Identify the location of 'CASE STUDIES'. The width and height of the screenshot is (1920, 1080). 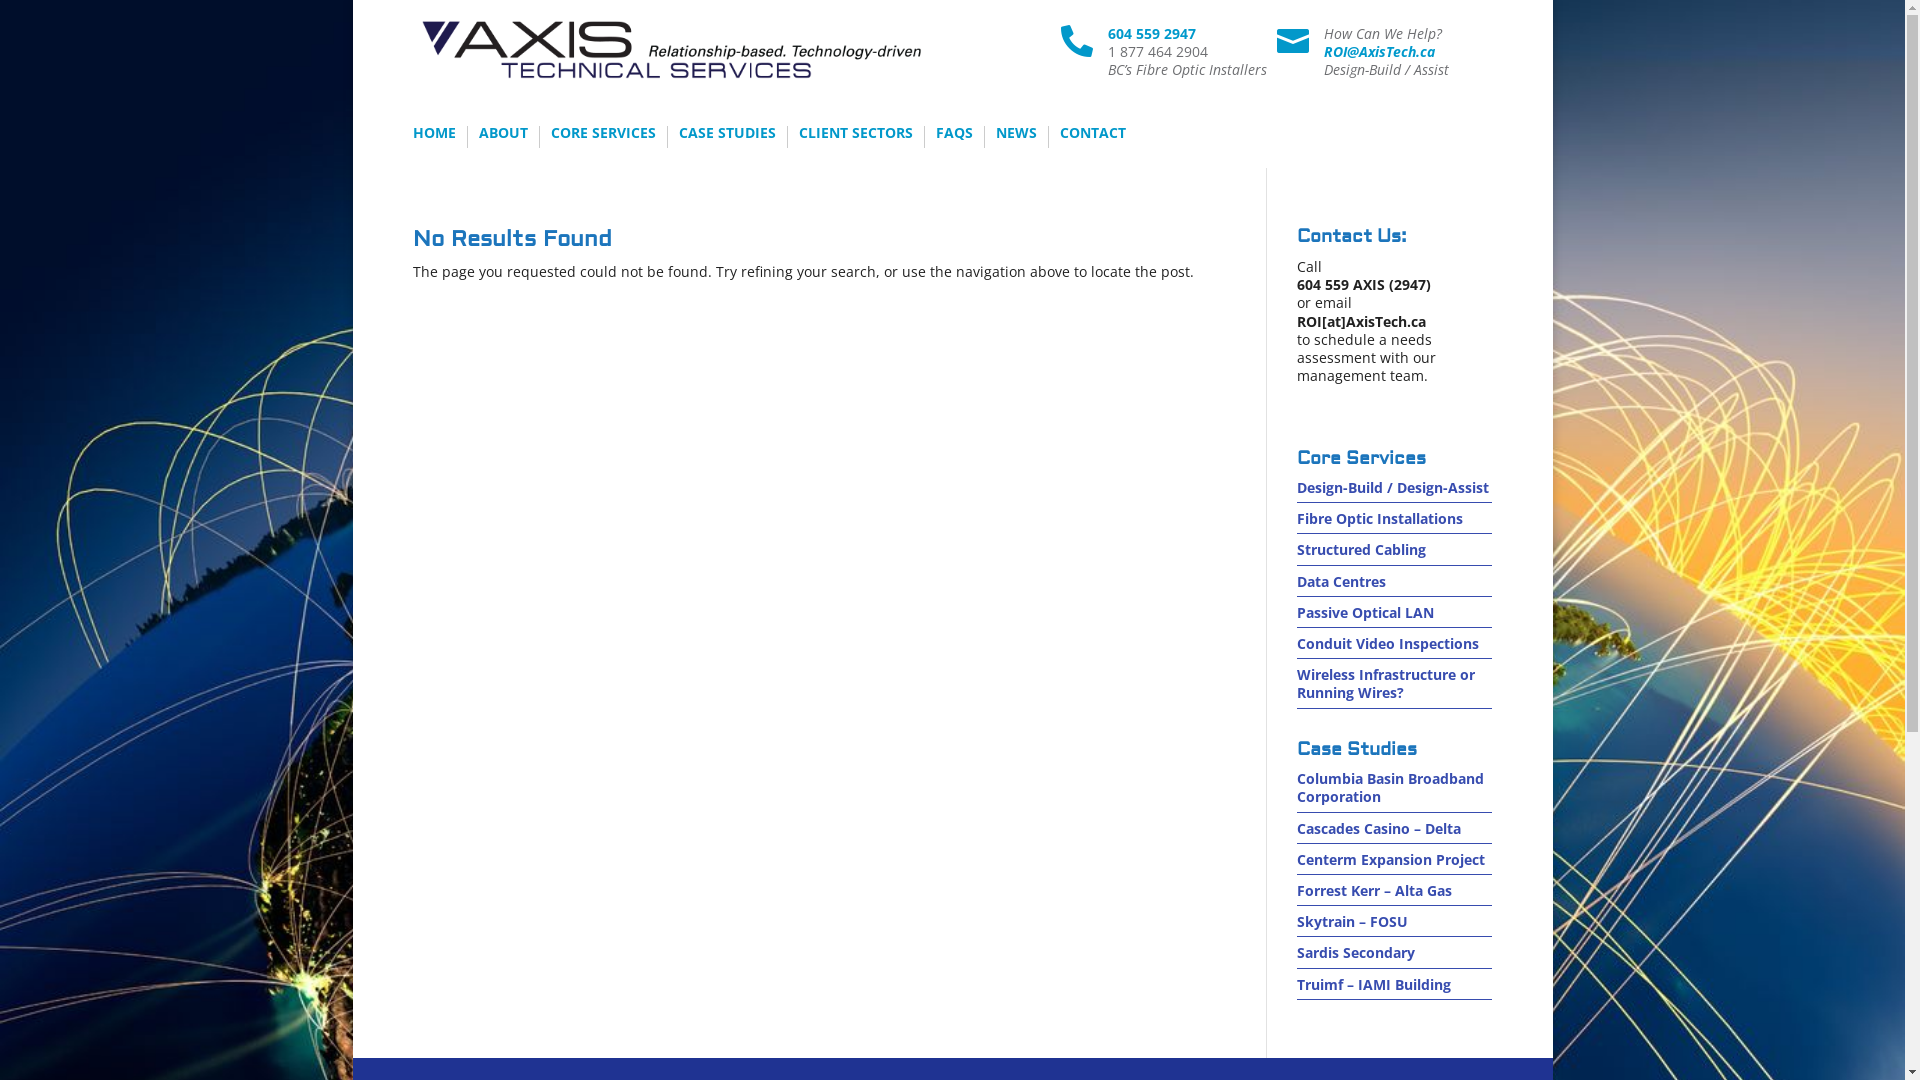
(725, 136).